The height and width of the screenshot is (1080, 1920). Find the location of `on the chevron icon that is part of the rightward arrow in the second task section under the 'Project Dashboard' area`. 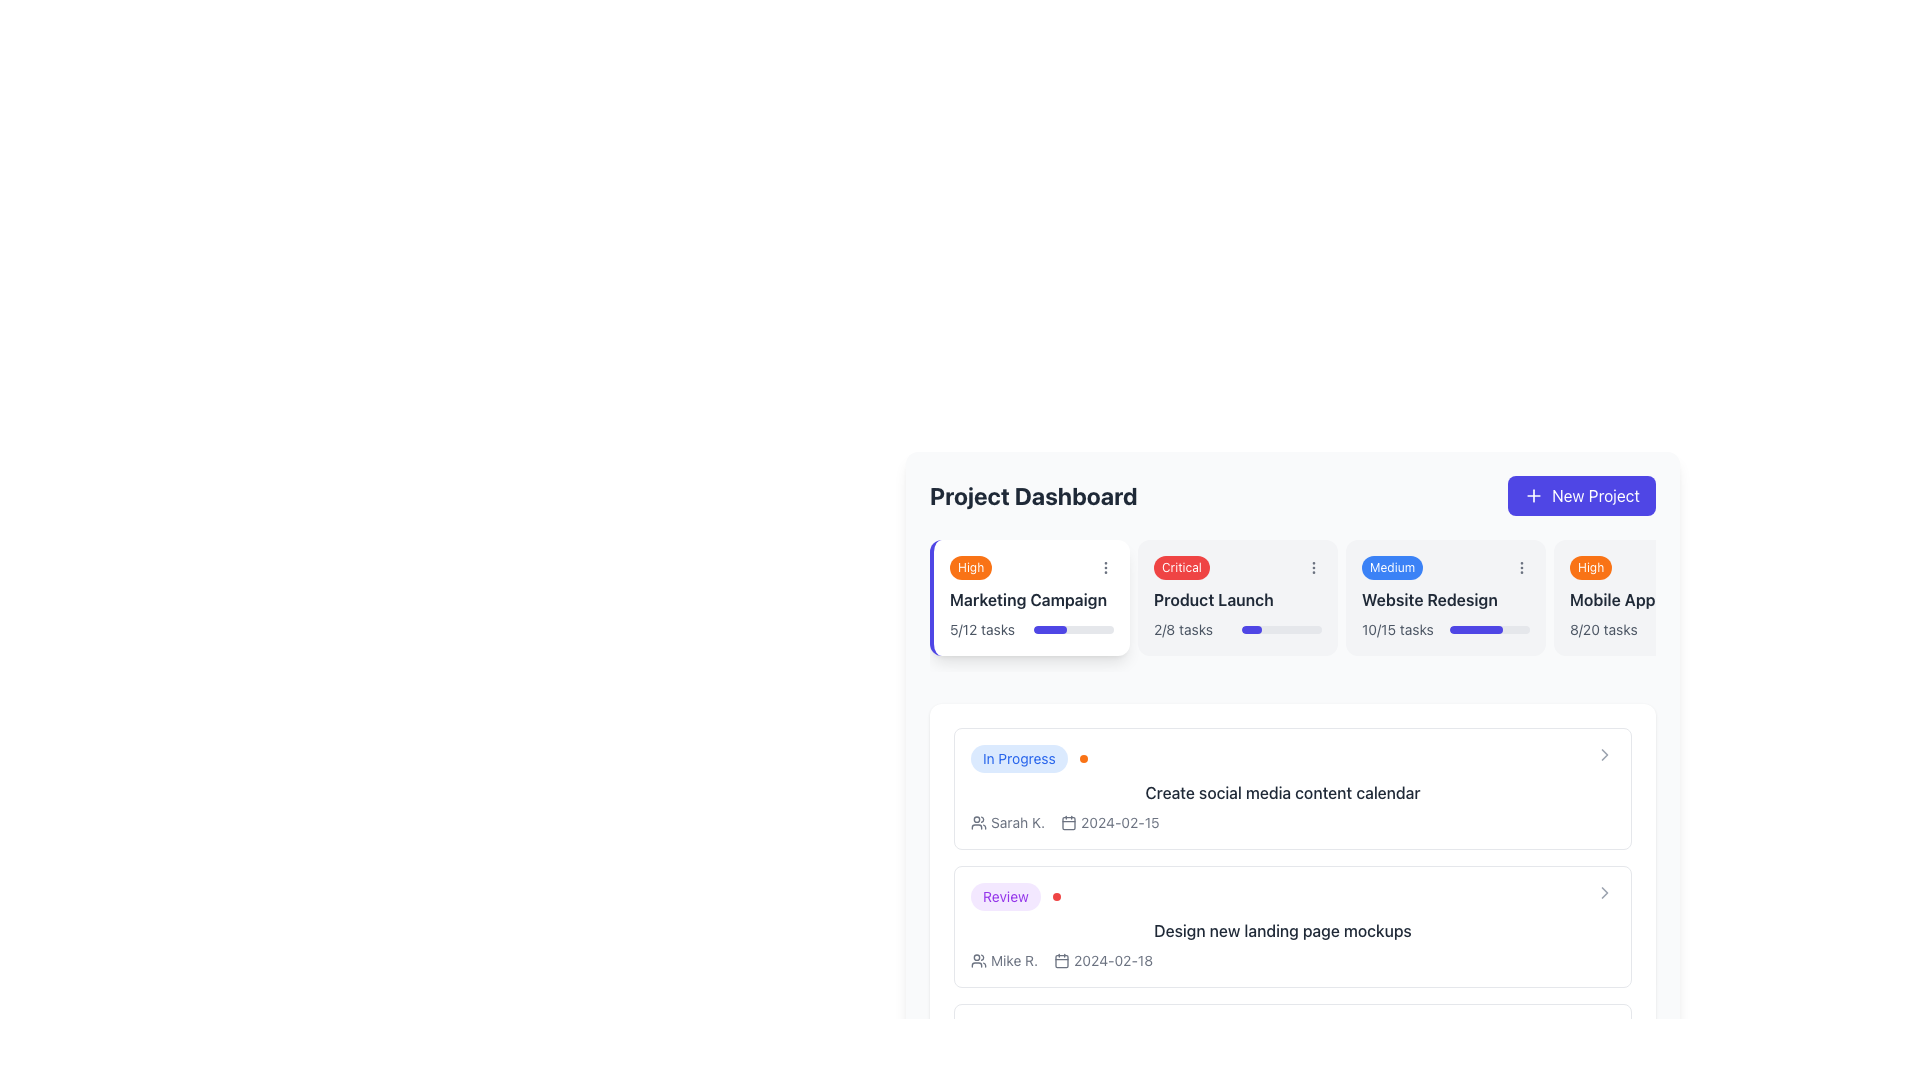

on the chevron icon that is part of the rightward arrow in the second task section under the 'Project Dashboard' area is located at coordinates (1604, 892).